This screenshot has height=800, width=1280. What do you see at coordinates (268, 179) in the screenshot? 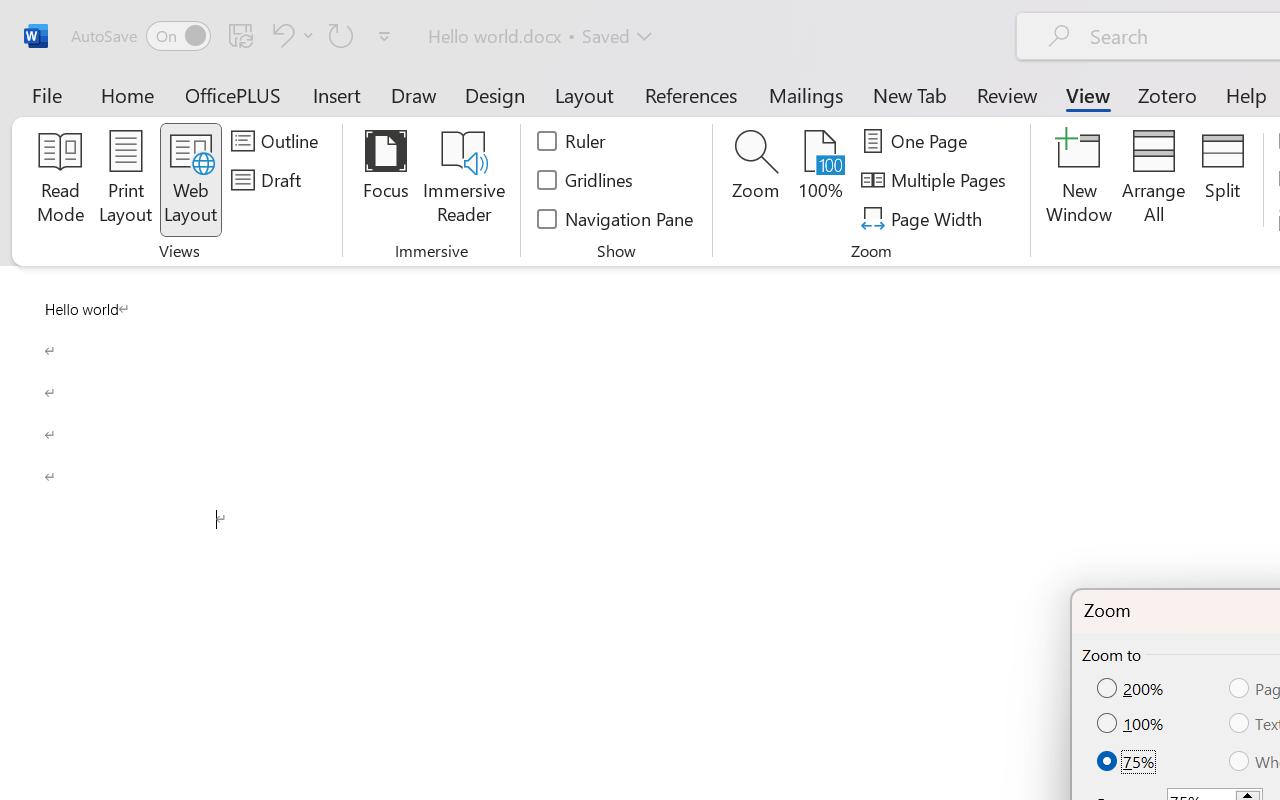
I see `'Draft'` at bounding box center [268, 179].